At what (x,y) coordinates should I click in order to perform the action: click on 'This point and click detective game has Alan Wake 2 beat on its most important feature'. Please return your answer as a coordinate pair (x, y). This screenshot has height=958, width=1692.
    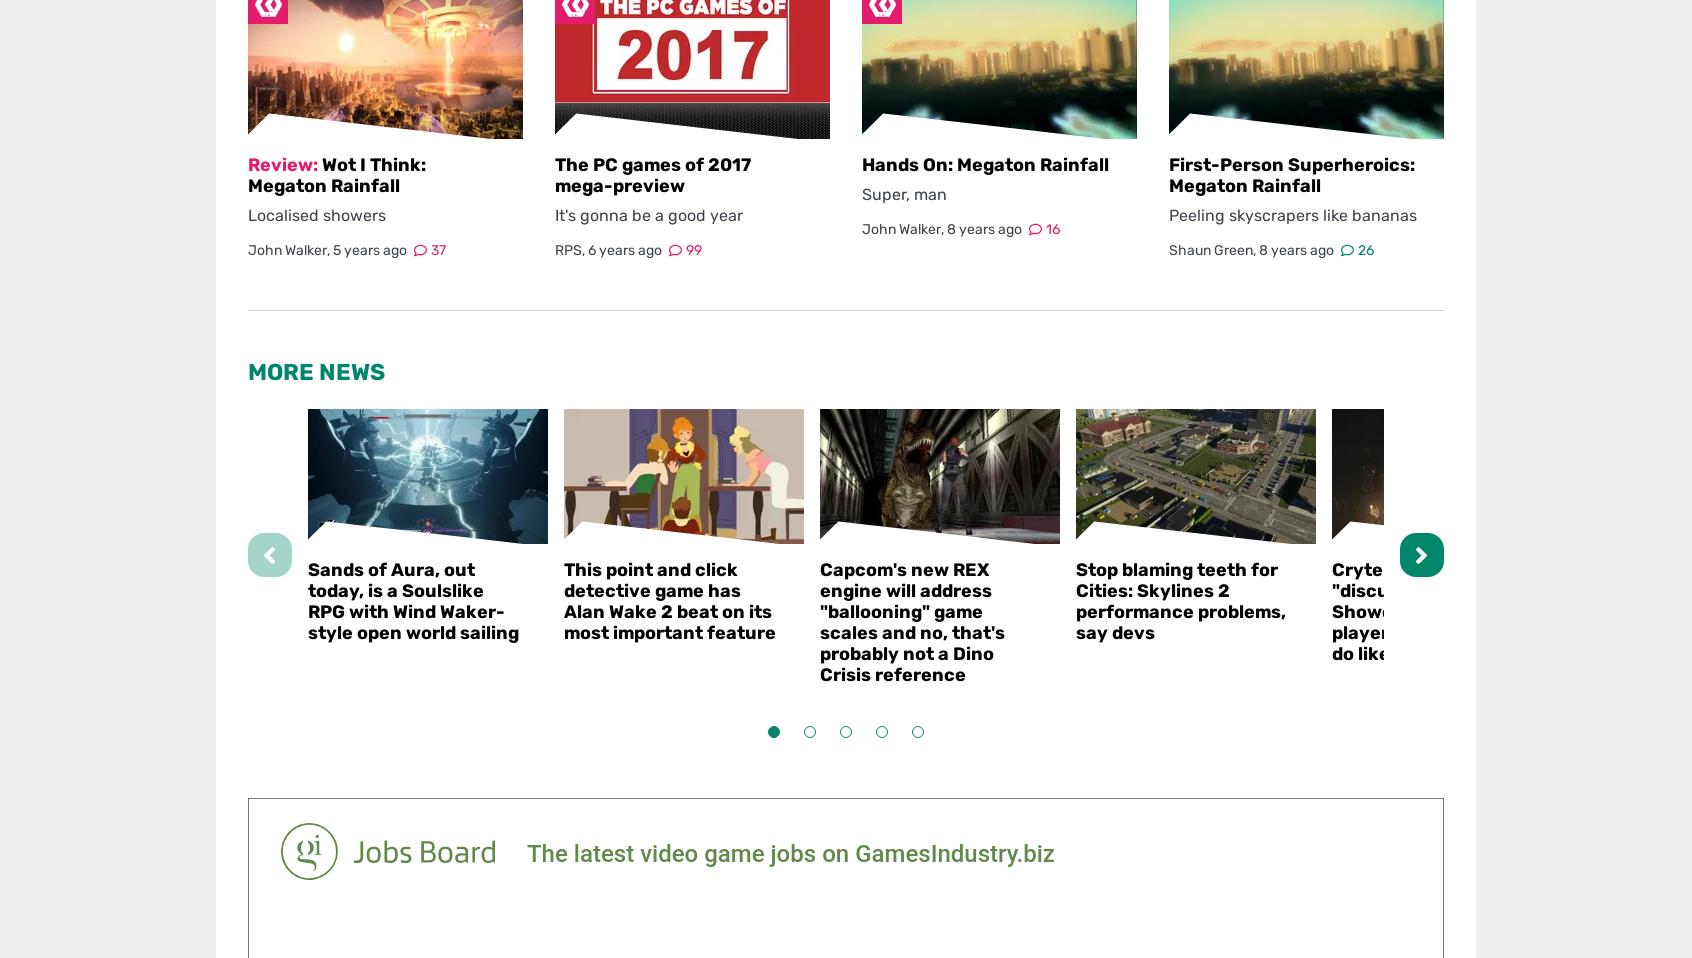
    Looking at the image, I should click on (670, 600).